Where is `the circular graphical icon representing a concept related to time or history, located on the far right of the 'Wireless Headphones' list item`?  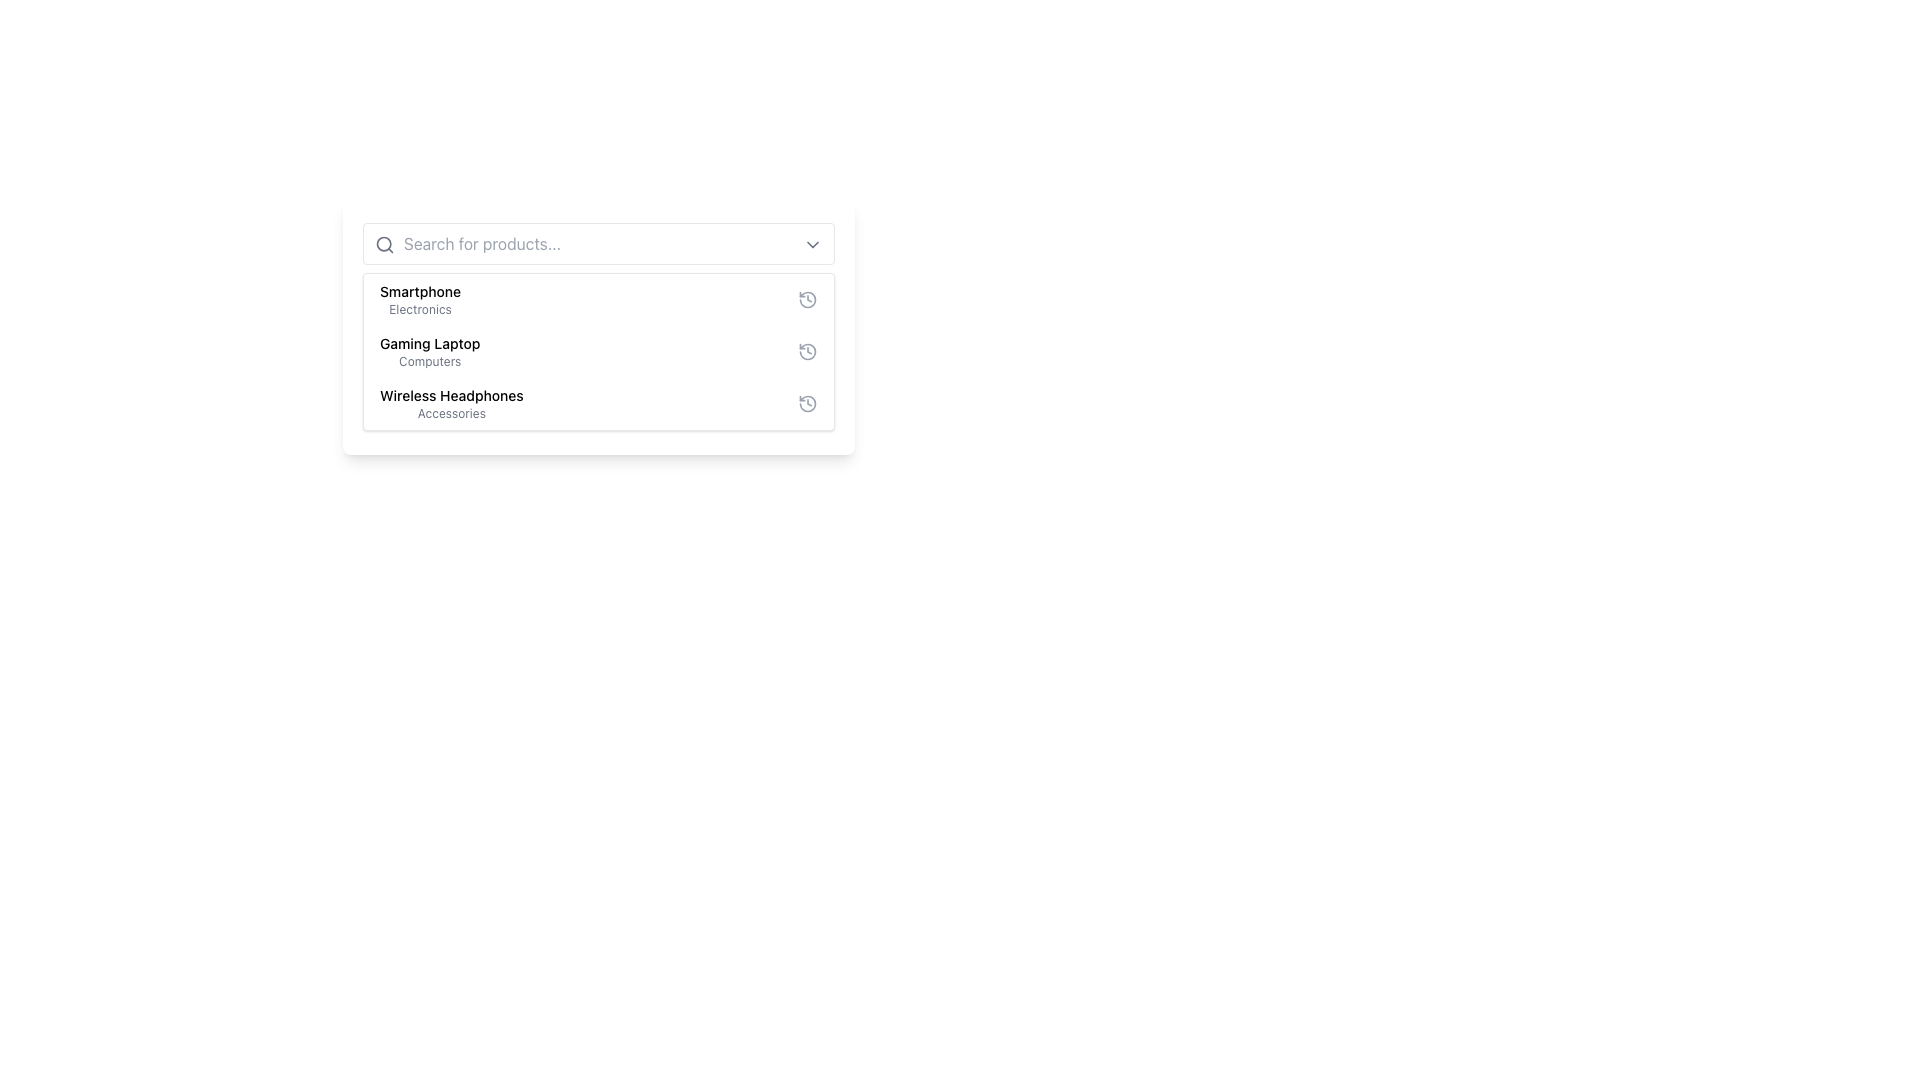
the circular graphical icon representing a concept related to time or history, located on the far right of the 'Wireless Headphones' list item is located at coordinates (807, 404).